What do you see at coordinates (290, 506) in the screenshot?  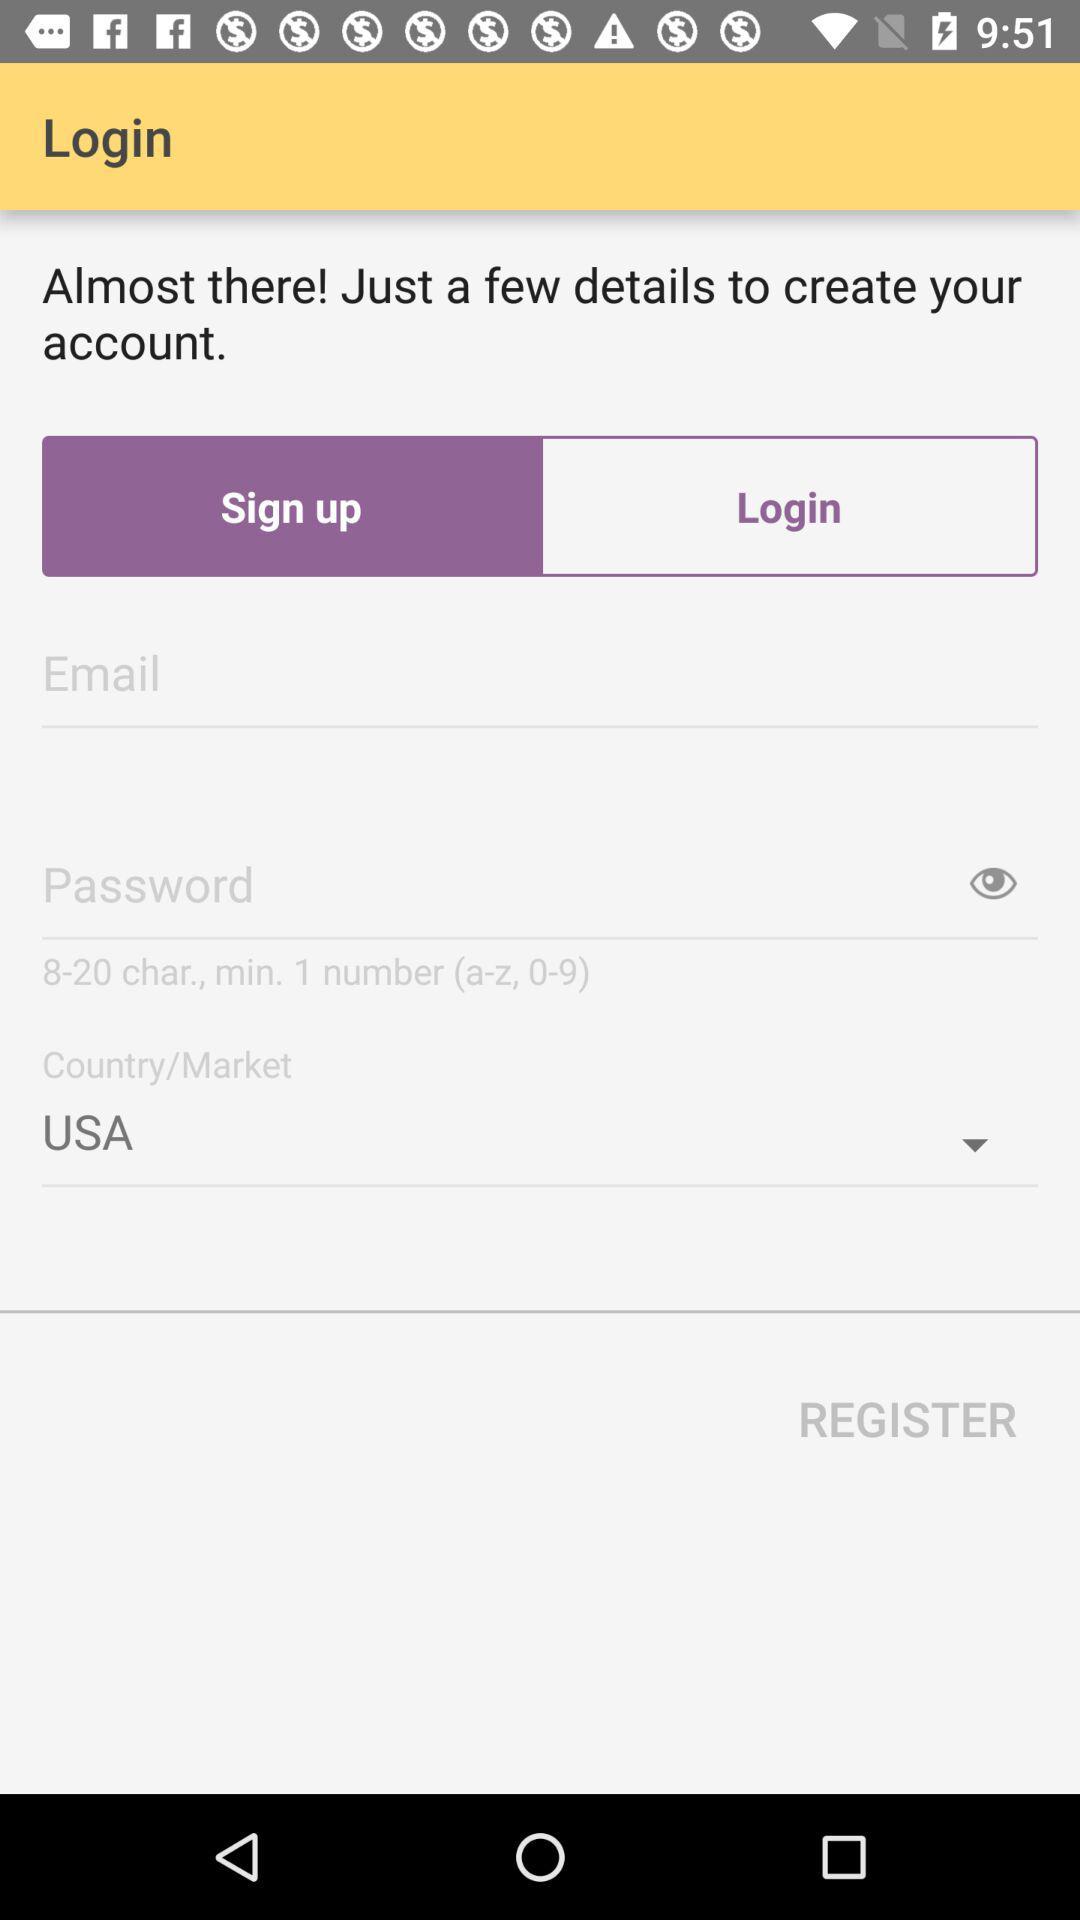 I see `the sign up item` at bounding box center [290, 506].